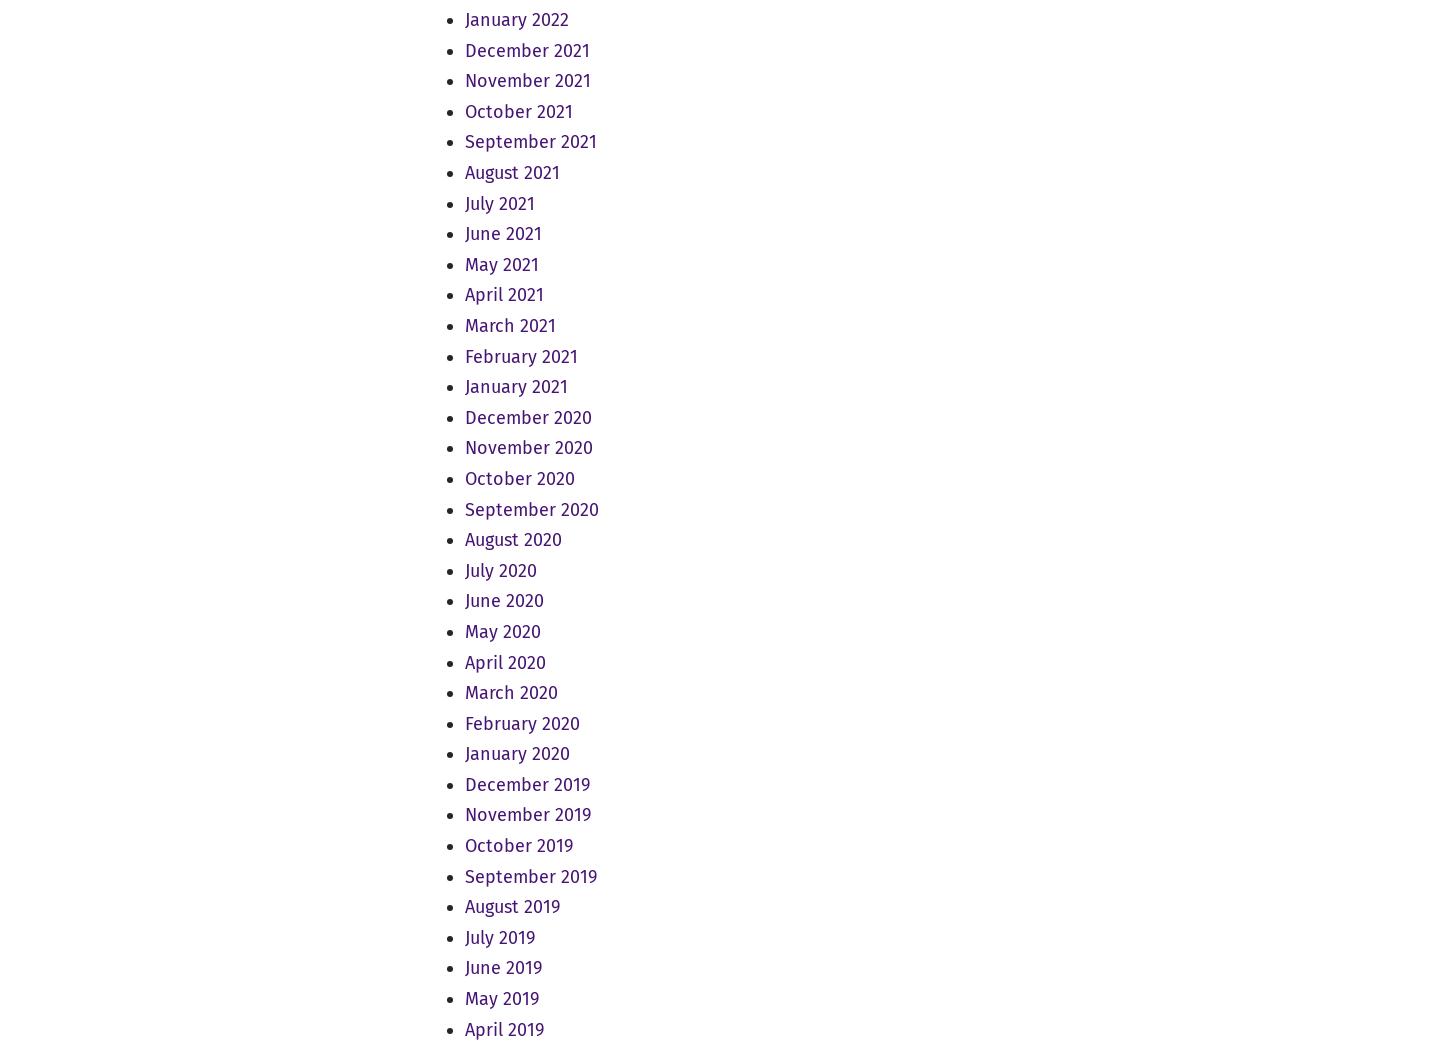  Describe the element at coordinates (501, 998) in the screenshot. I see `'May 2019'` at that location.